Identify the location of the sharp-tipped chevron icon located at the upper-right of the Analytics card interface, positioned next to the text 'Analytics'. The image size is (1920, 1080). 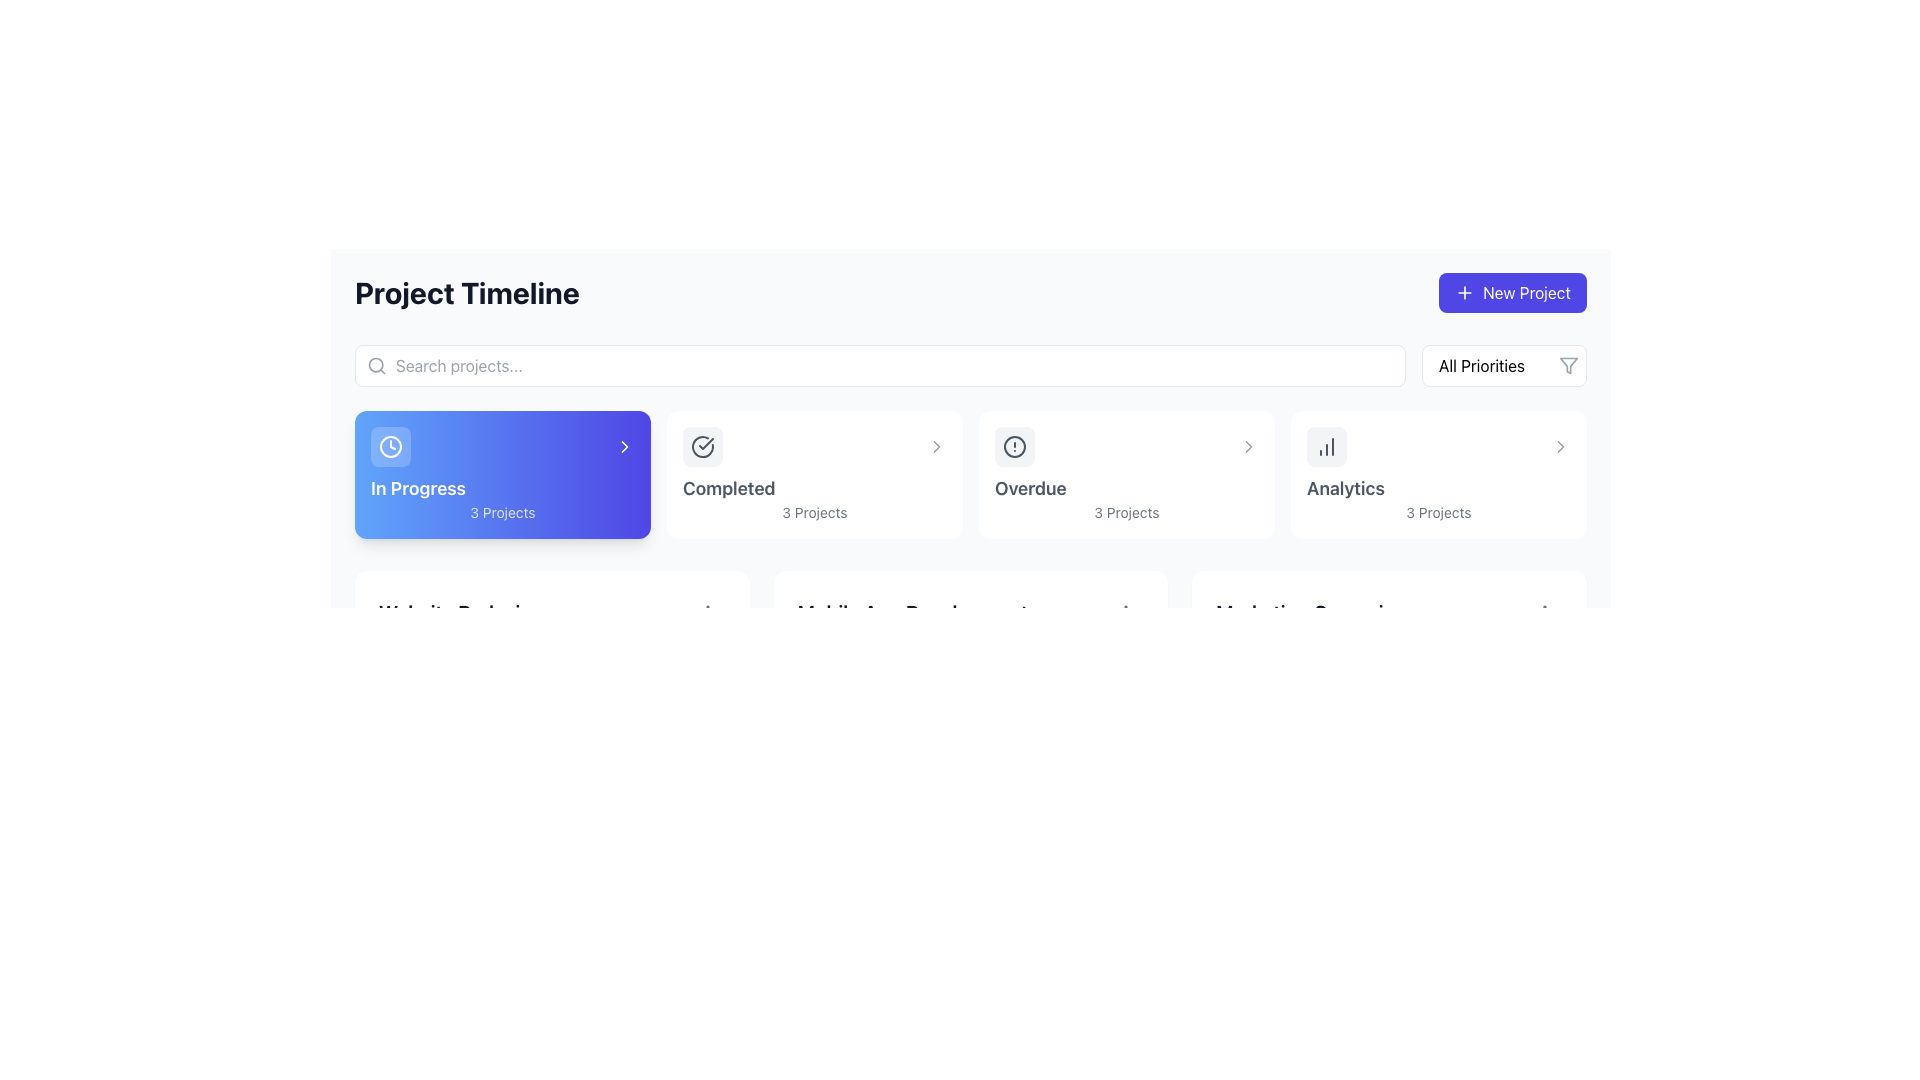
(1559, 446).